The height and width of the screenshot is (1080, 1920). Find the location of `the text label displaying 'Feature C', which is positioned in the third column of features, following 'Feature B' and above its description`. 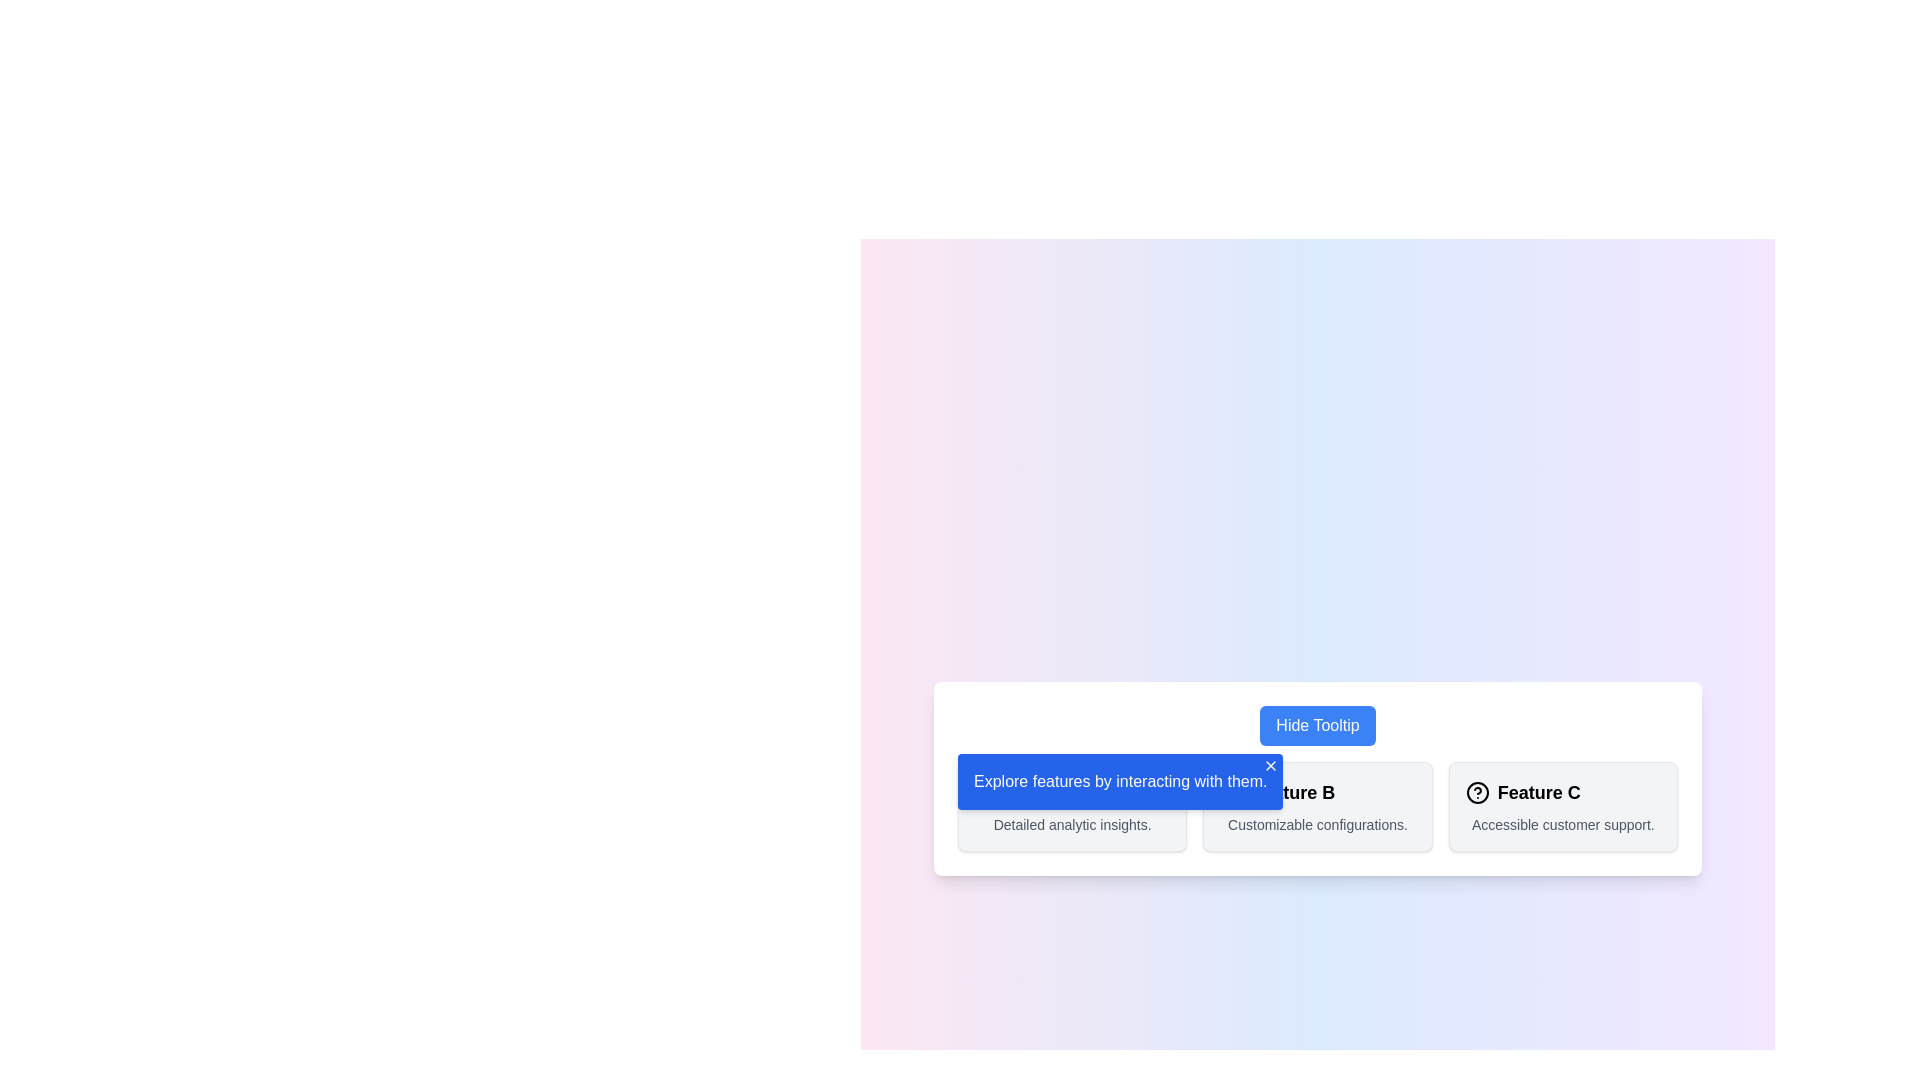

the text label displaying 'Feature C', which is positioned in the third column of features, following 'Feature B' and above its description is located at coordinates (1538, 792).